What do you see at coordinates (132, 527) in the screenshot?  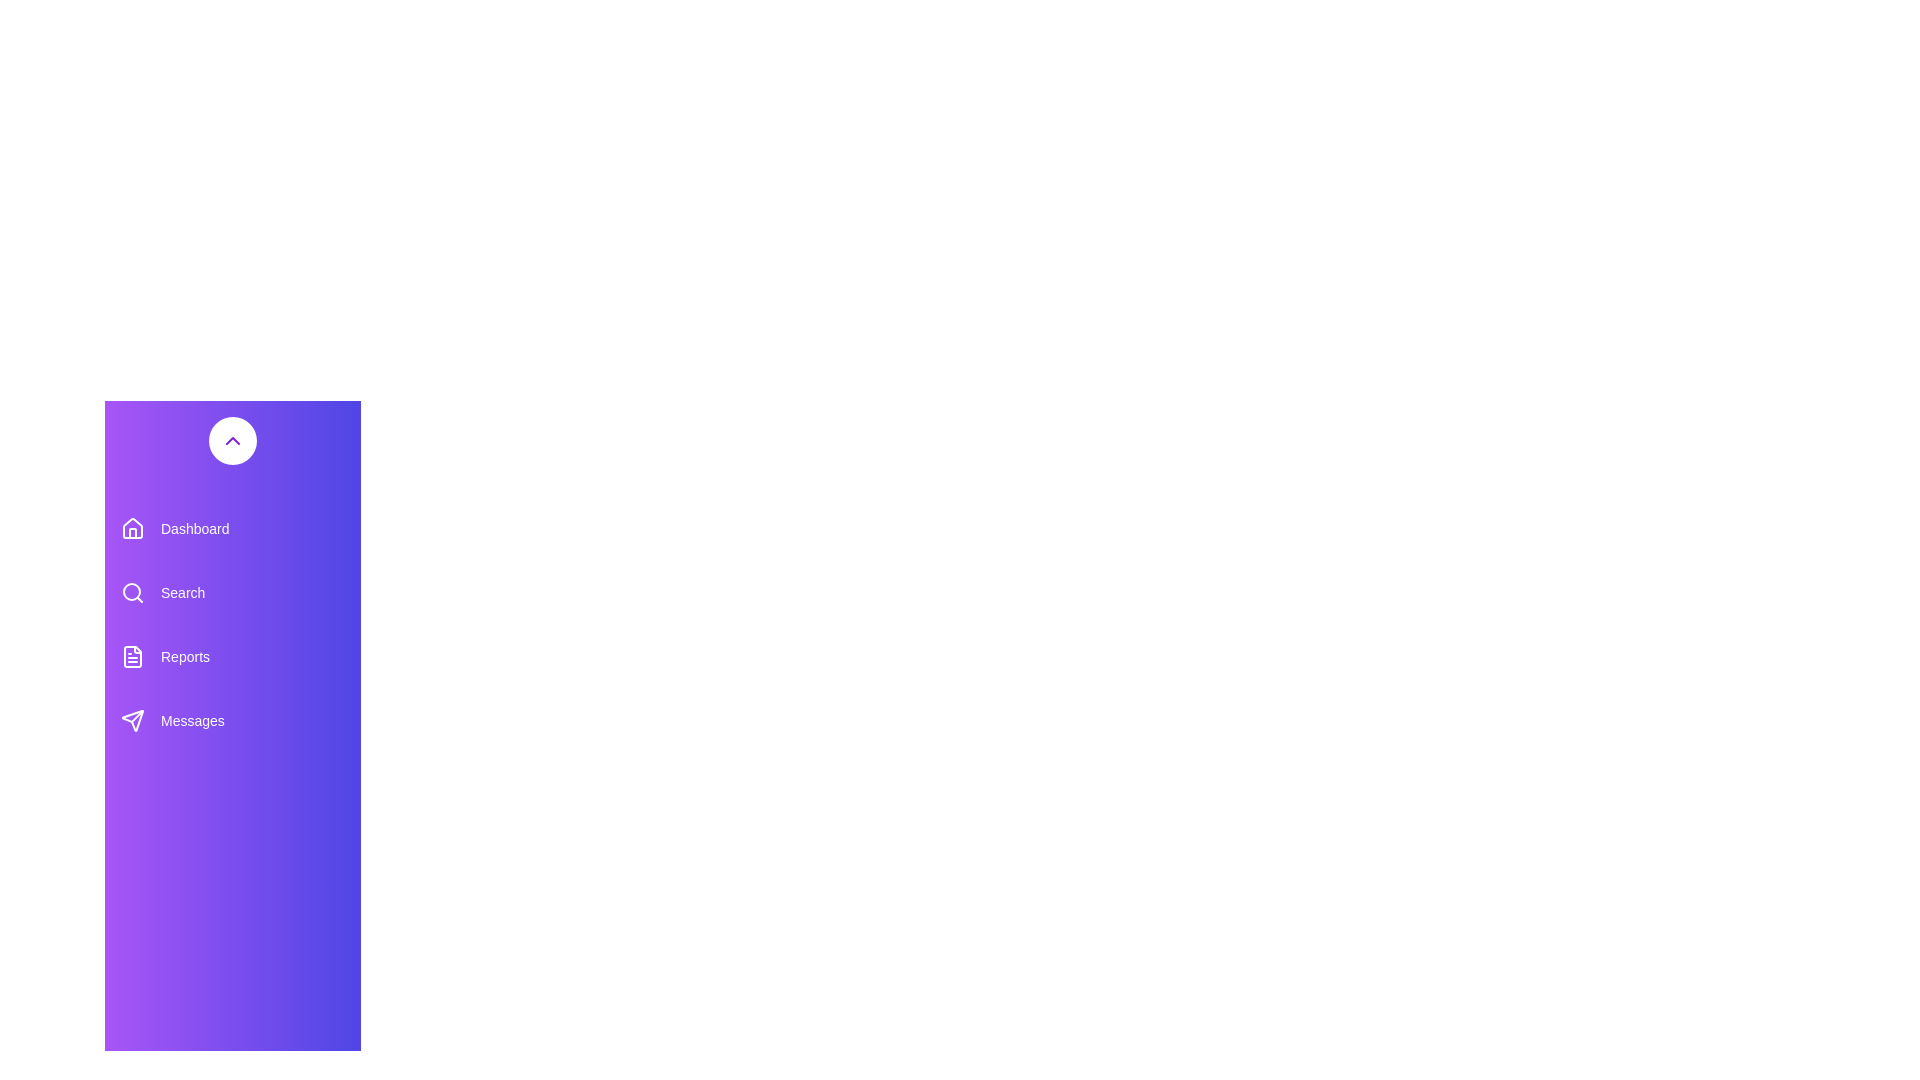 I see `the house icon element located above the 'Dashboard' text label in the left-hand vertical menu for accessibility navigation` at bounding box center [132, 527].